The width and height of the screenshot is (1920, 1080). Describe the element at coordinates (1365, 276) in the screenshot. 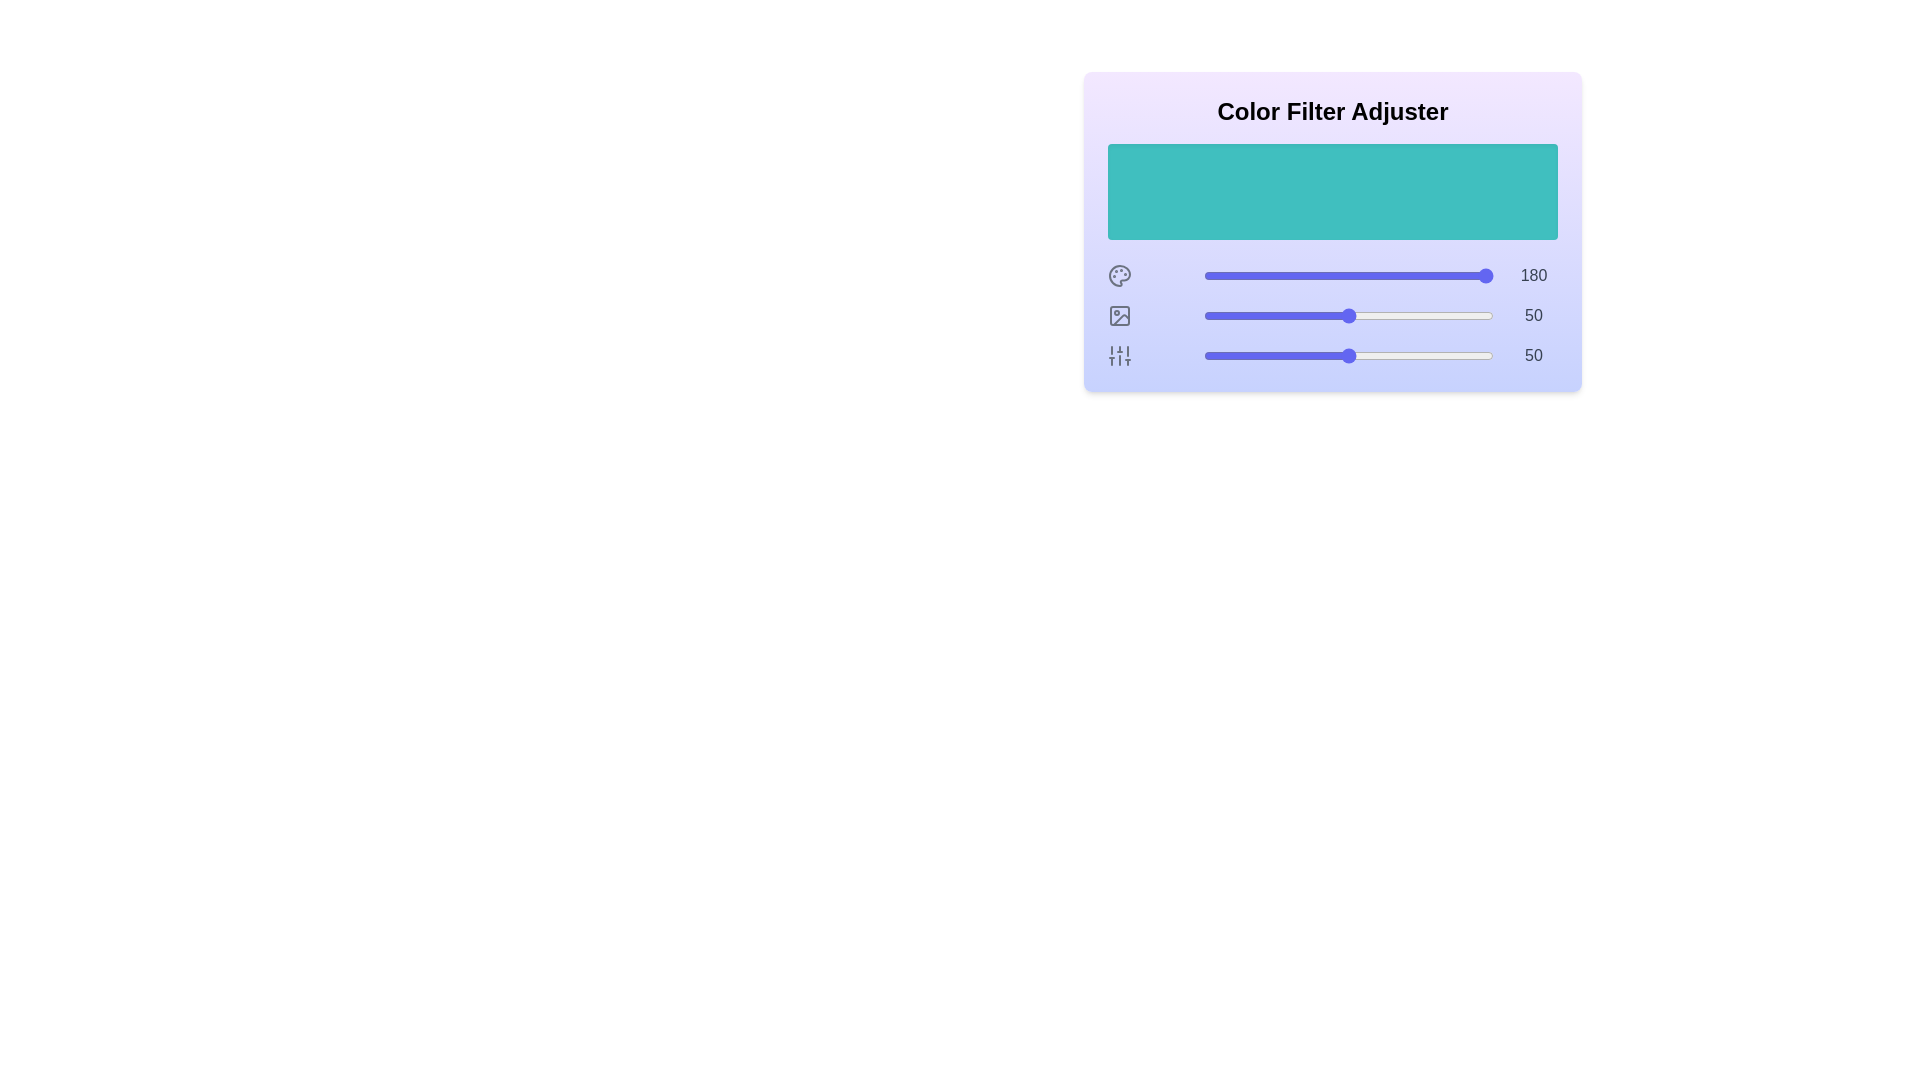

I see `the Hue slider to a value of 56` at that location.